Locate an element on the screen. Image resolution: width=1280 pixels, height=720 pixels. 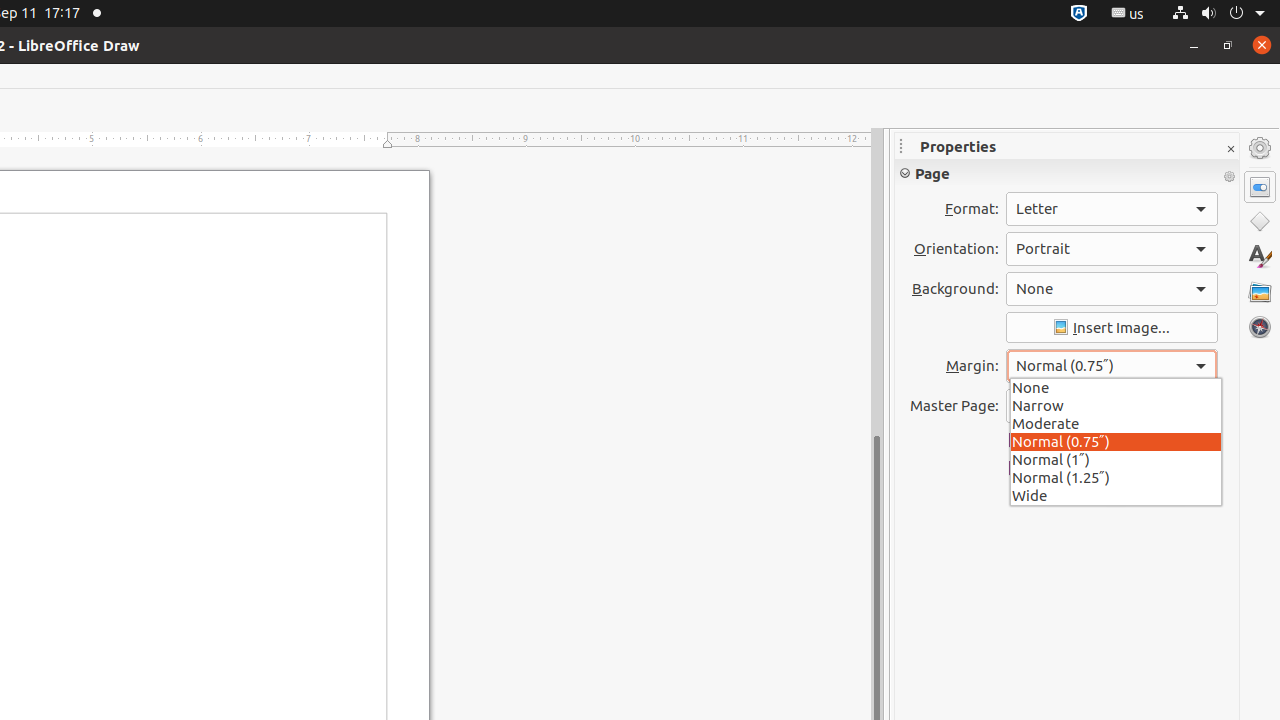
'Background:' is located at coordinates (1110, 289).